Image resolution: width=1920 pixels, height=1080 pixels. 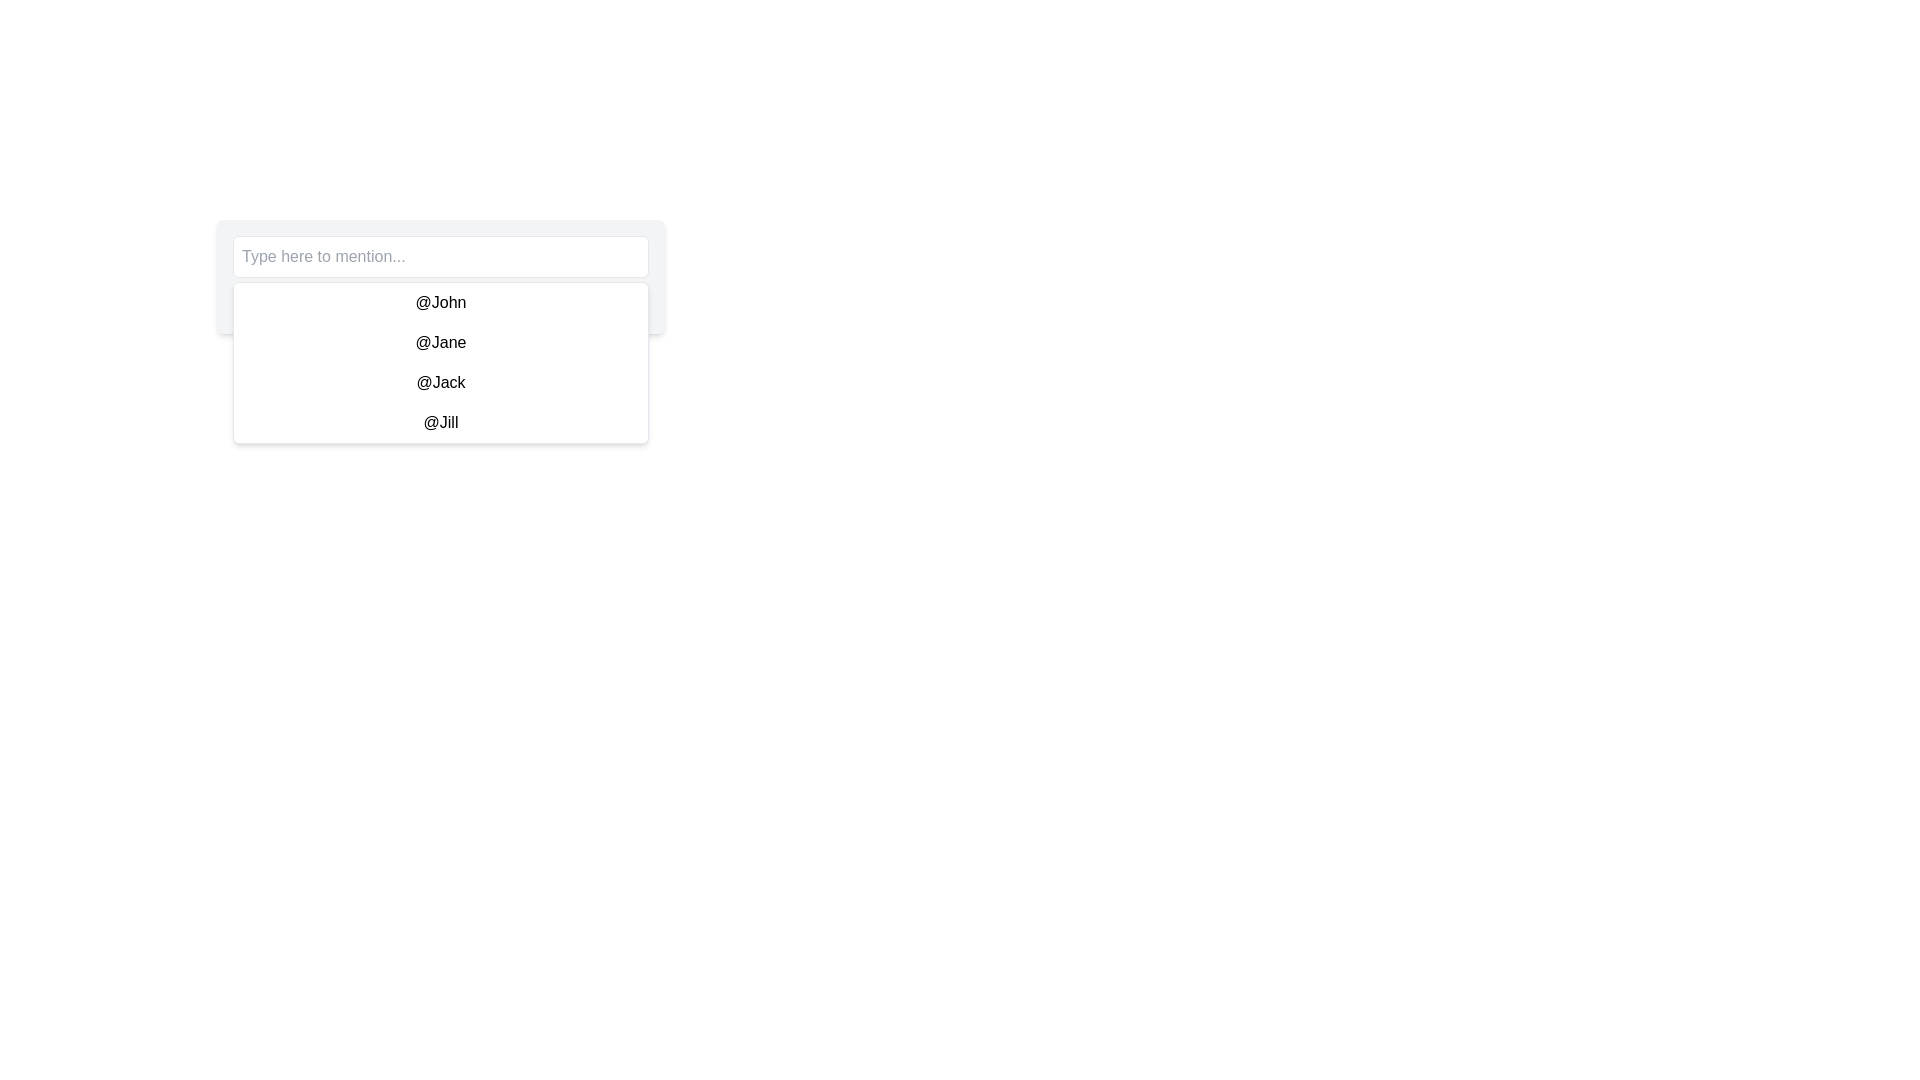 I want to click on the first suggestion '@John' in the dropdown menu, so click(x=440, y=303).